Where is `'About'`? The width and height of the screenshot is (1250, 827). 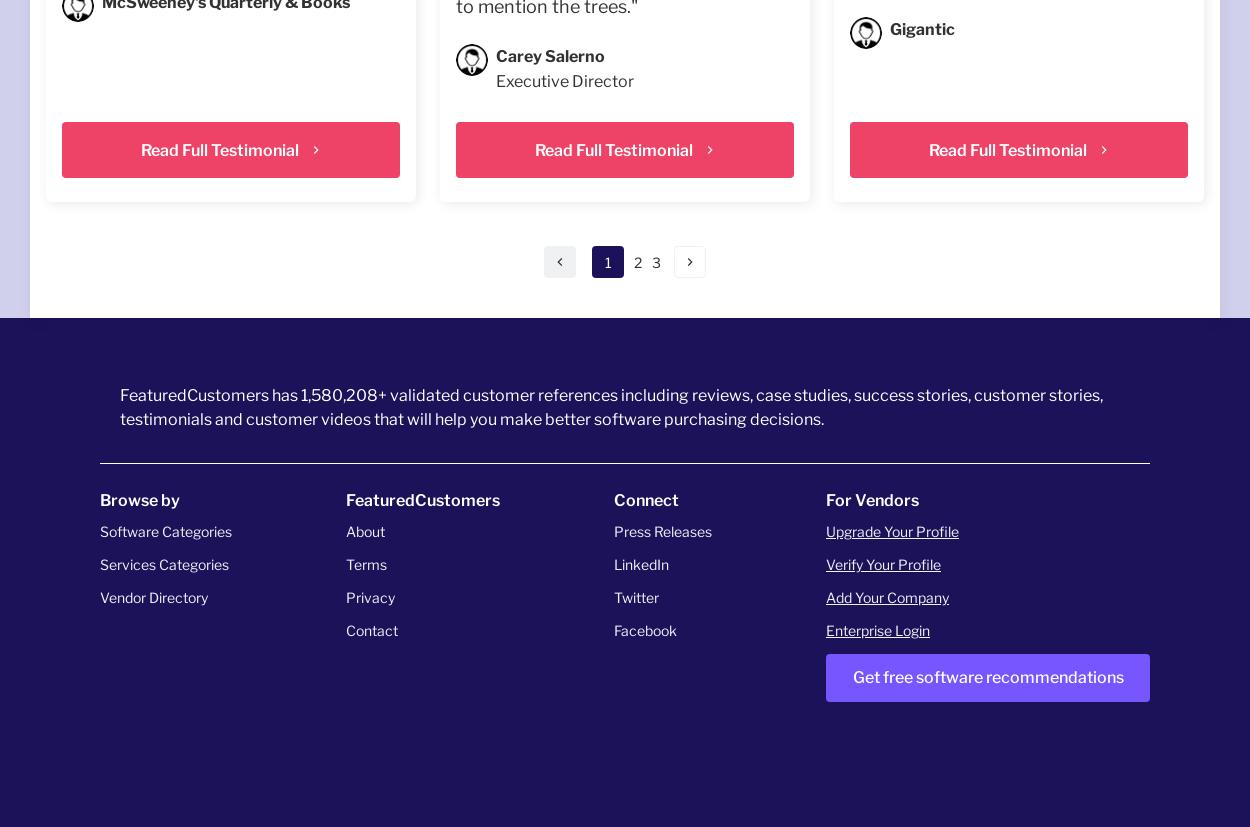 'About' is located at coordinates (364, 531).